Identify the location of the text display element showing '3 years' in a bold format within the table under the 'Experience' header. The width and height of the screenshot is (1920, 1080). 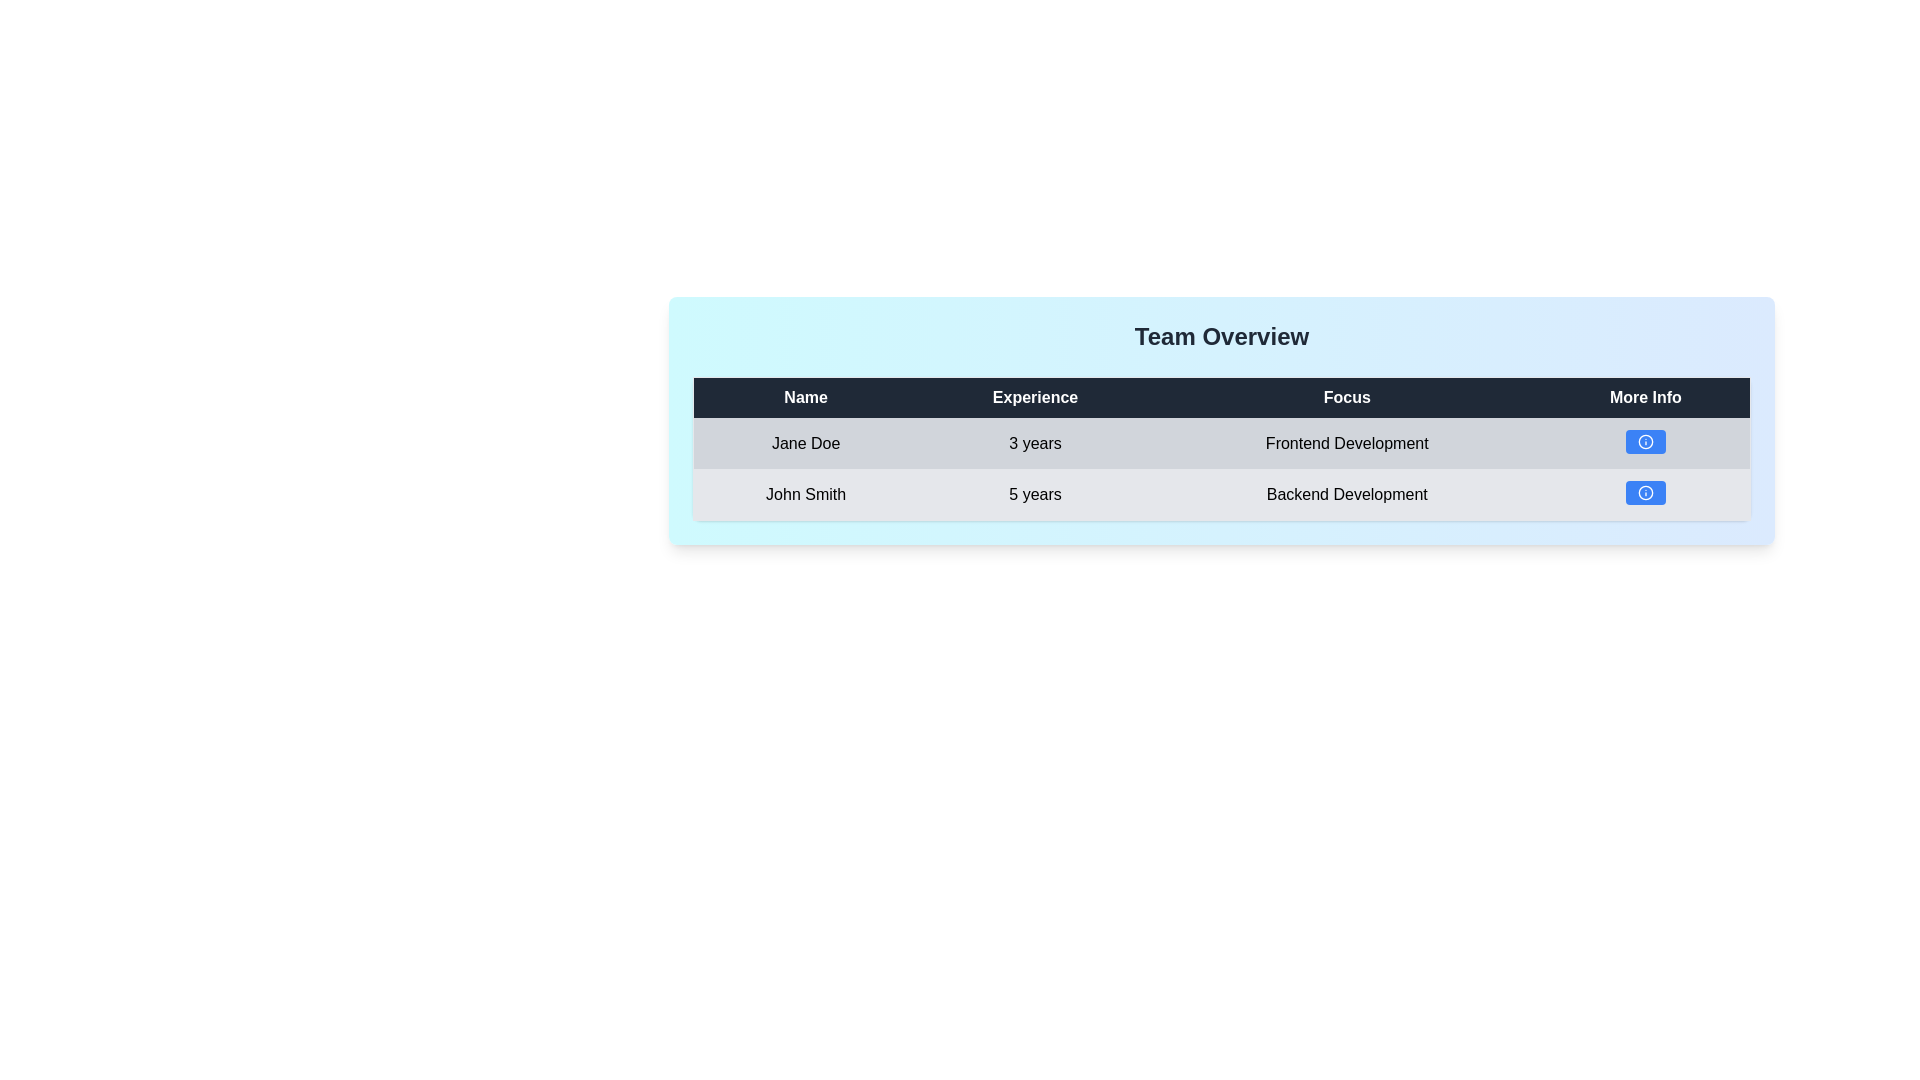
(1035, 442).